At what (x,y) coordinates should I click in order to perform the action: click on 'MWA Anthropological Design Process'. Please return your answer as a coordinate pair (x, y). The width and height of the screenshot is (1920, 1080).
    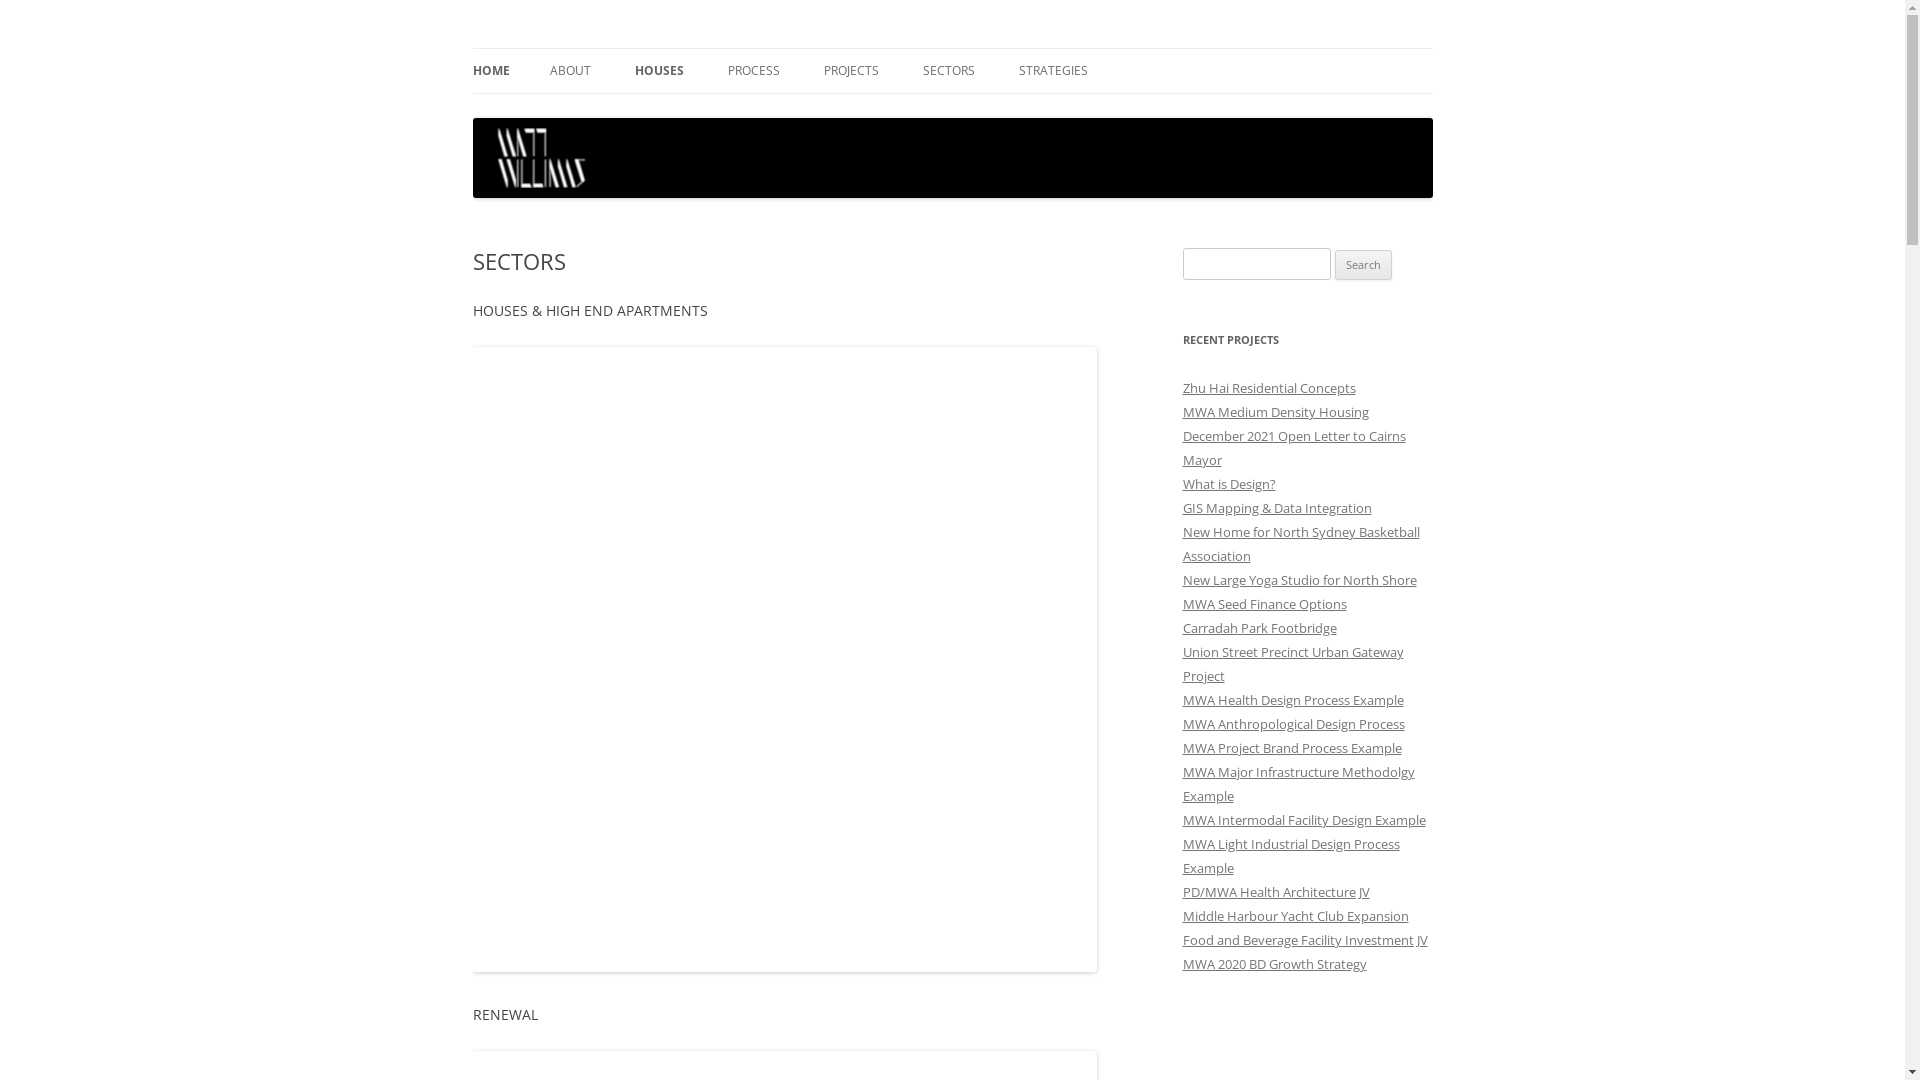
    Looking at the image, I should click on (1292, 724).